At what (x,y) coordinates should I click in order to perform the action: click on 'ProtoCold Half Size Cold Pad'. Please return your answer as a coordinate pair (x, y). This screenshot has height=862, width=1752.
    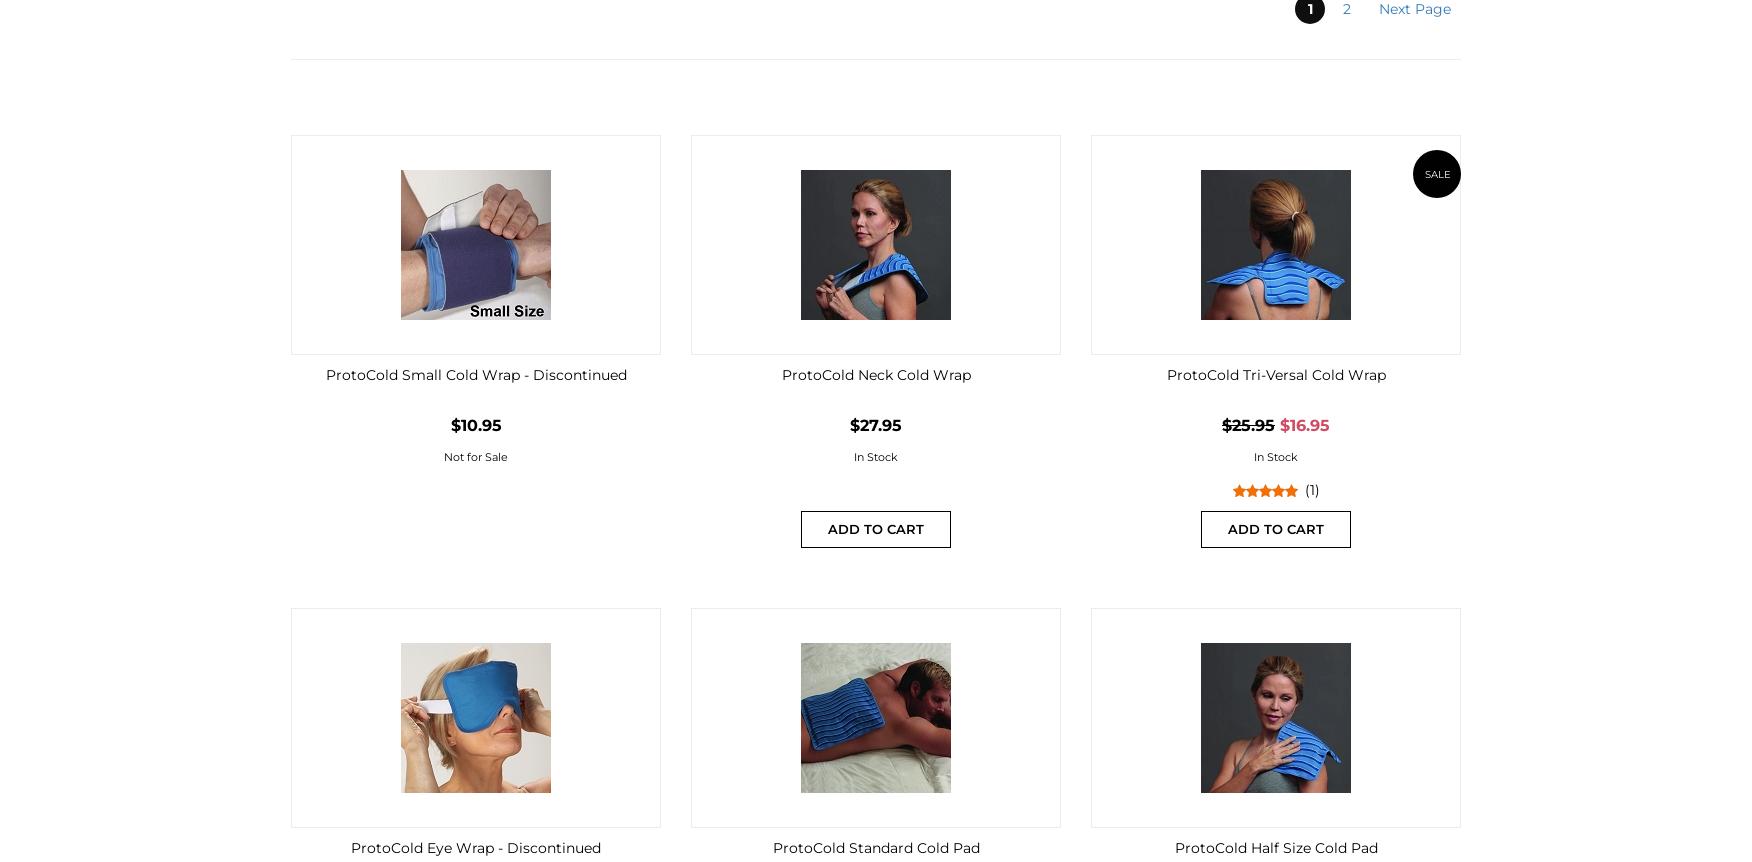
    Looking at the image, I should click on (1274, 846).